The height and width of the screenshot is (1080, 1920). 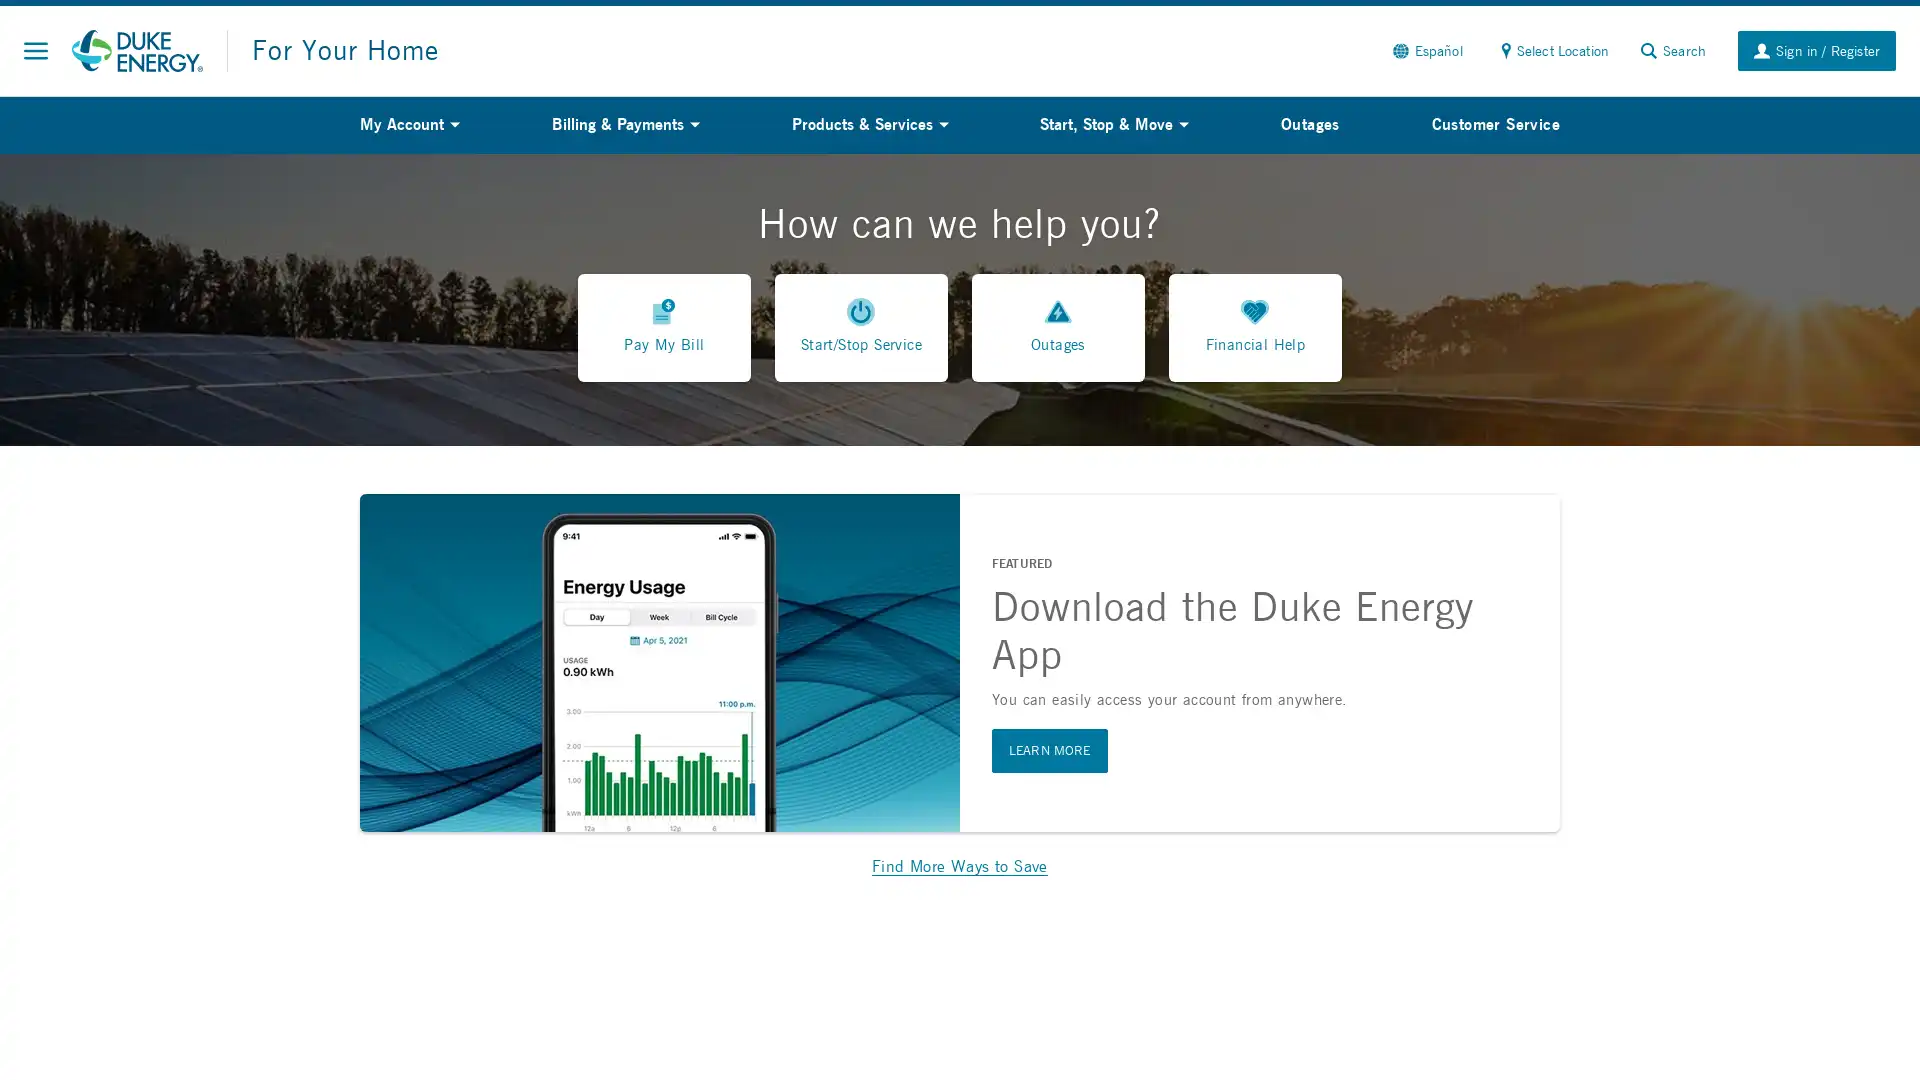 I want to click on Espanol, so click(x=1425, y=49).